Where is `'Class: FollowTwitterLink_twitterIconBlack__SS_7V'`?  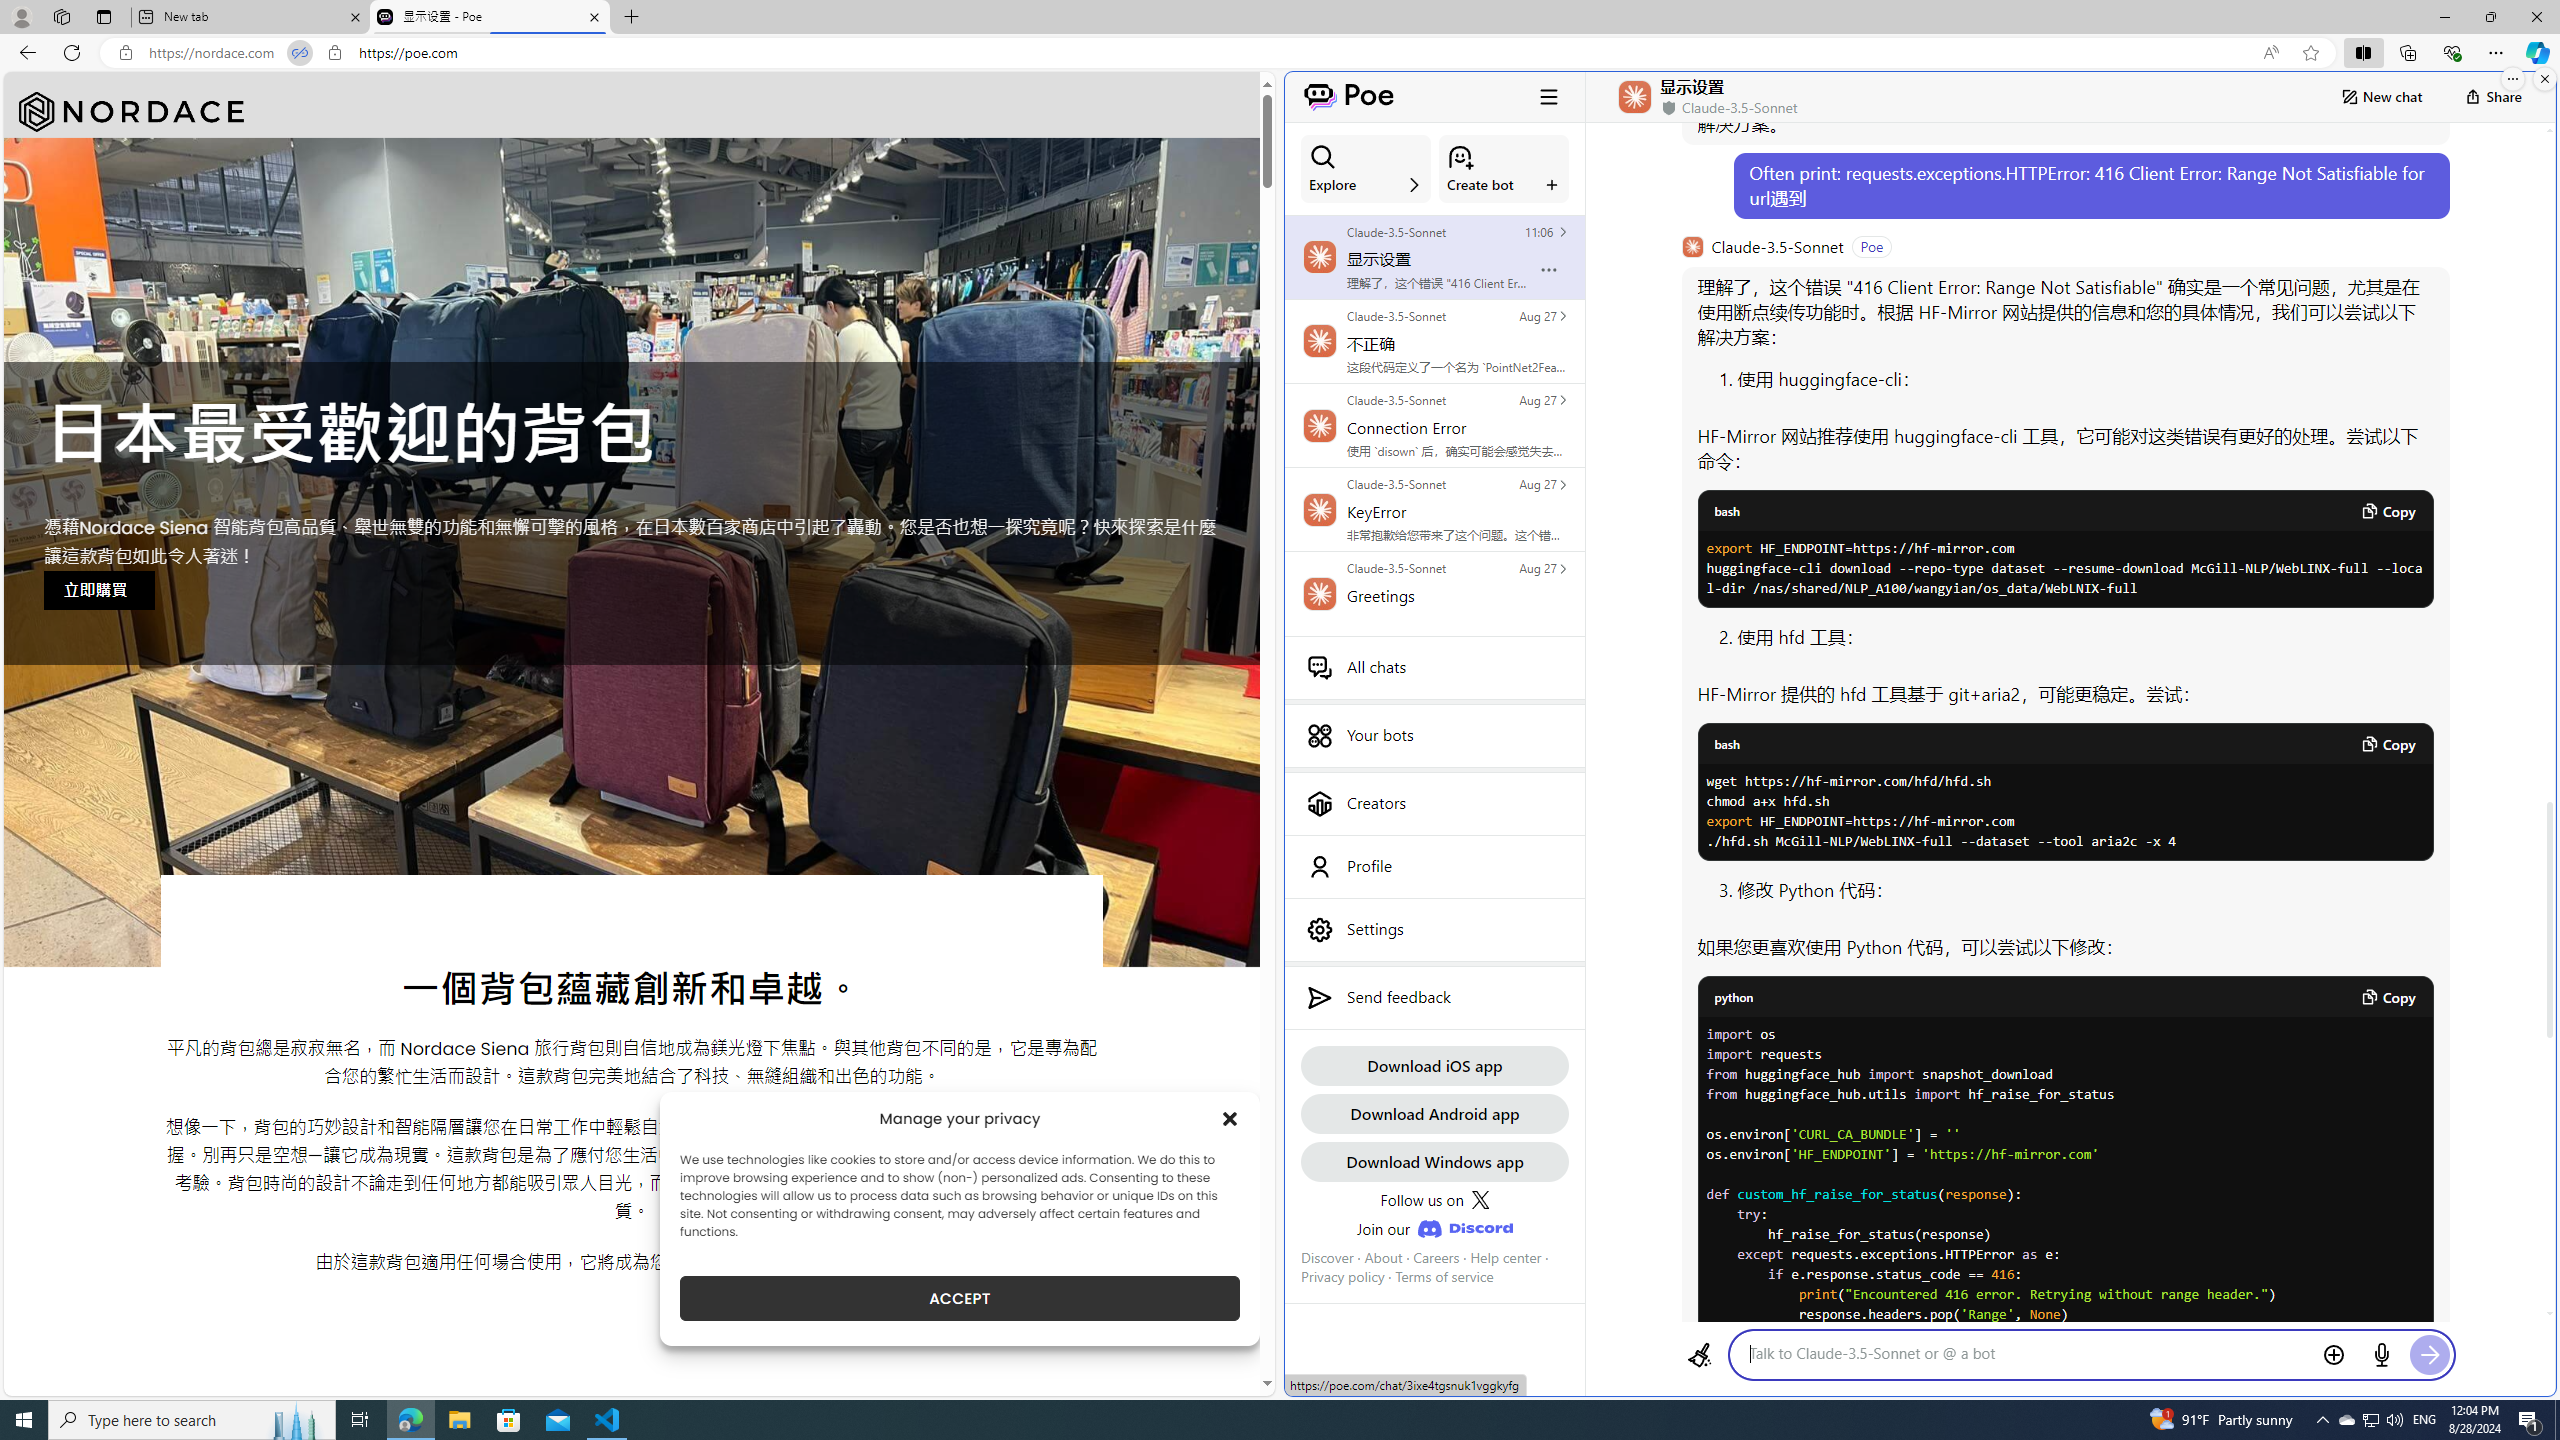
'Class: FollowTwitterLink_twitterIconBlack__SS_7V' is located at coordinates (1479, 1199).